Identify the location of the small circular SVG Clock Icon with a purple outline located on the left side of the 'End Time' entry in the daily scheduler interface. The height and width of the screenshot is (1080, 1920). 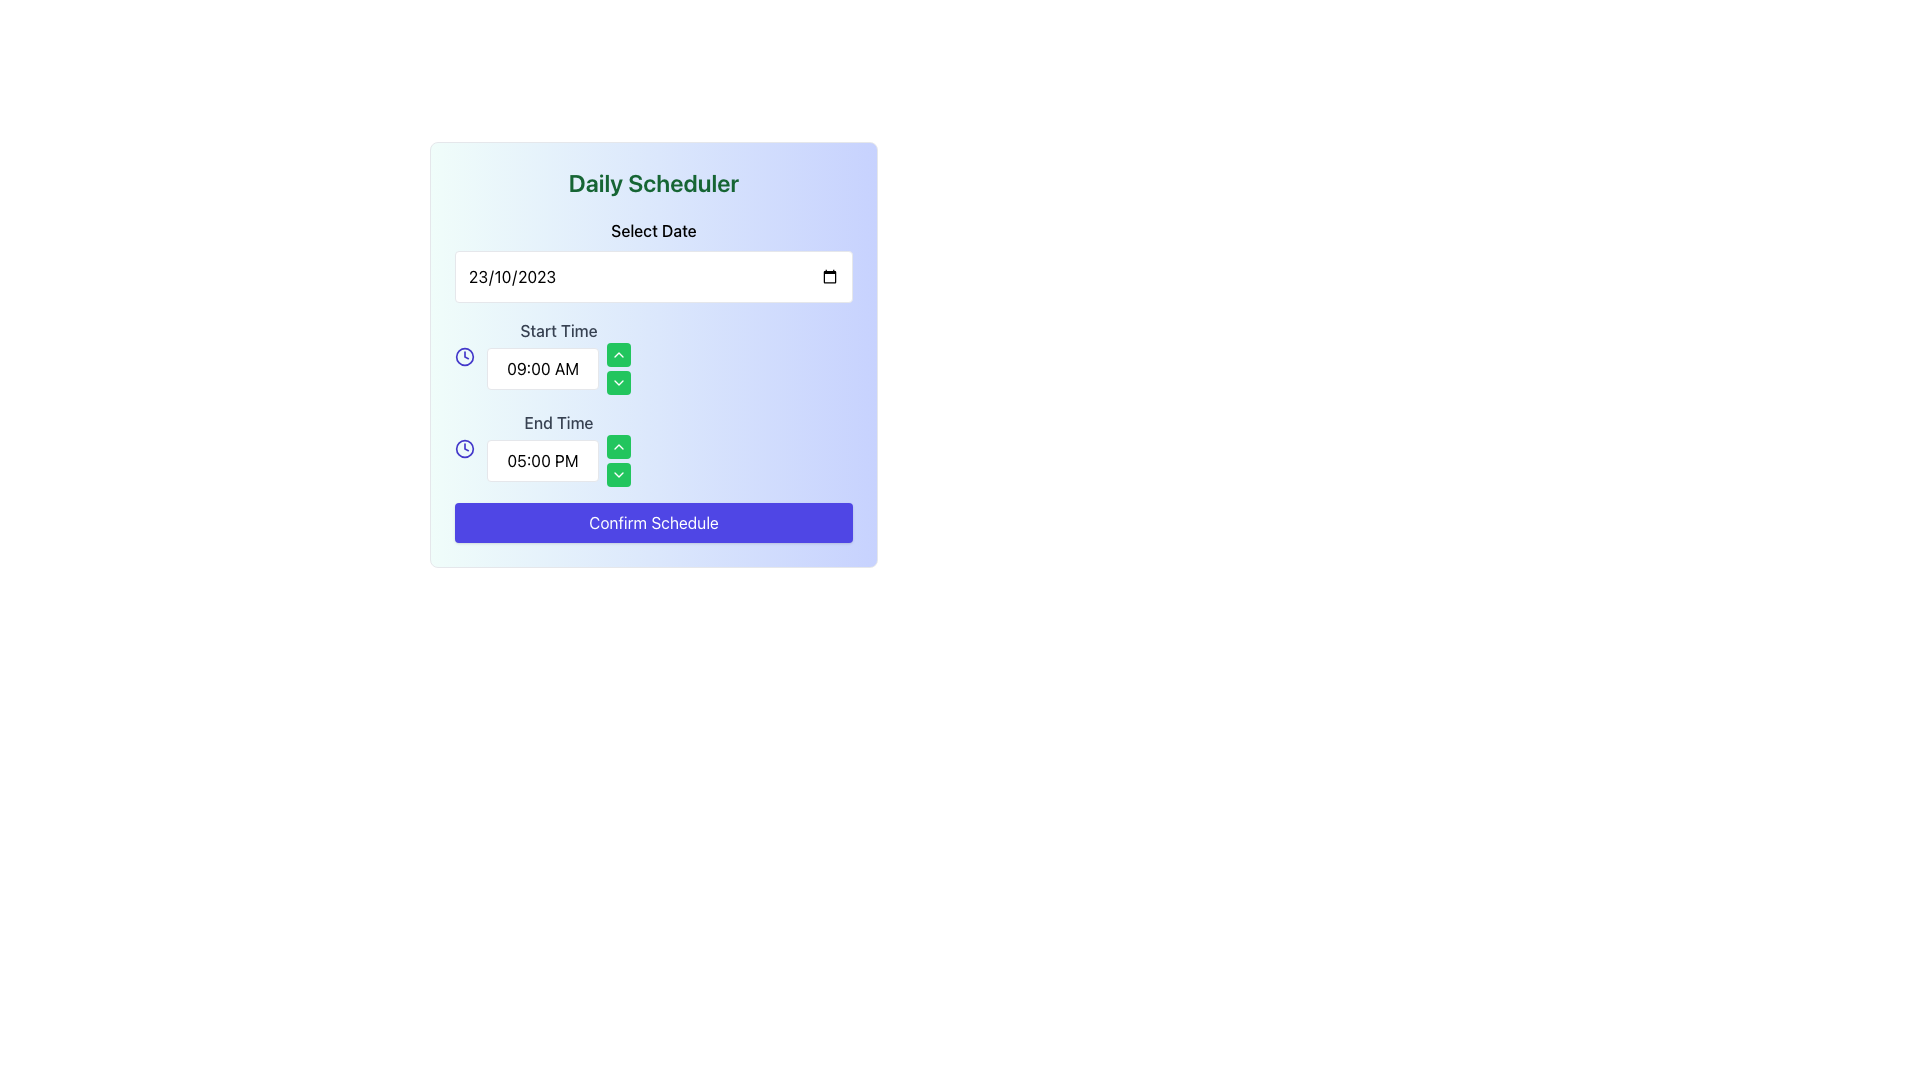
(464, 356).